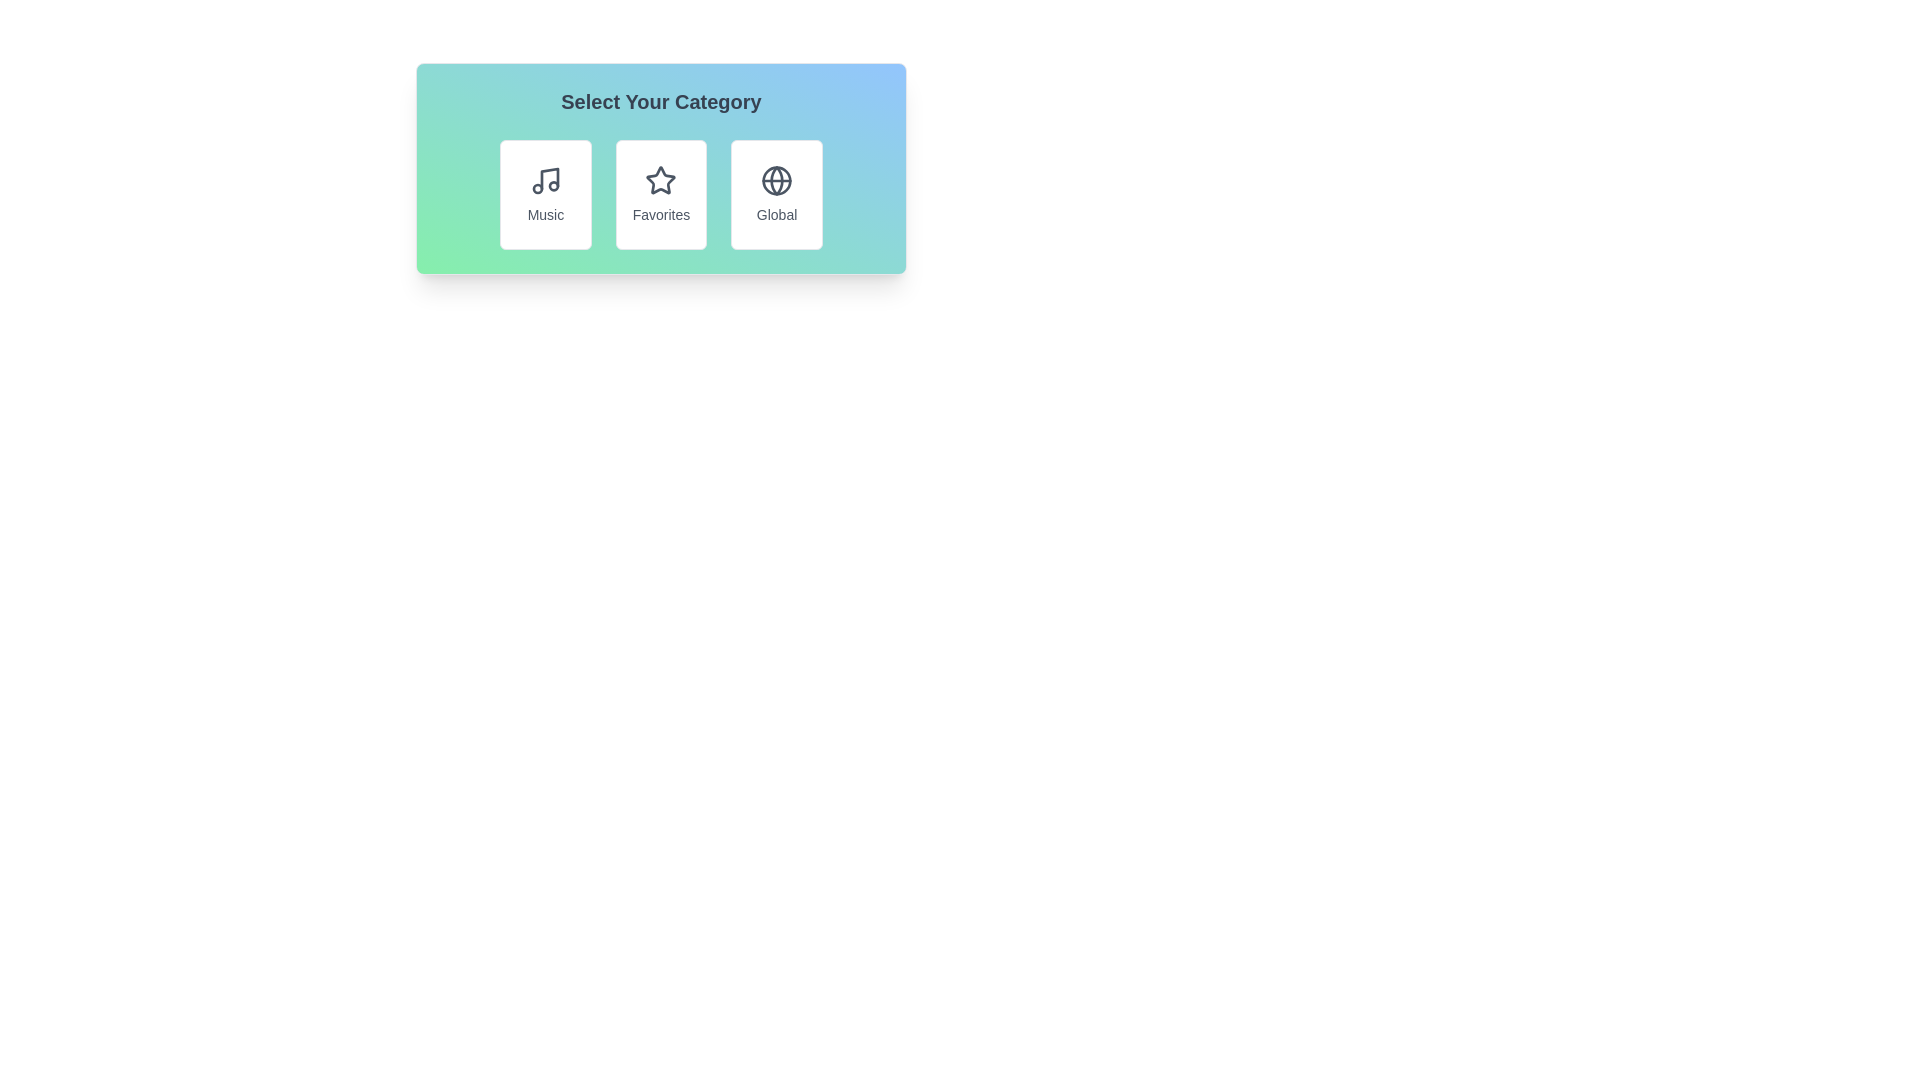 Image resolution: width=1920 pixels, height=1080 pixels. Describe the element at coordinates (661, 168) in the screenshot. I see `the central area of the section component` at that location.